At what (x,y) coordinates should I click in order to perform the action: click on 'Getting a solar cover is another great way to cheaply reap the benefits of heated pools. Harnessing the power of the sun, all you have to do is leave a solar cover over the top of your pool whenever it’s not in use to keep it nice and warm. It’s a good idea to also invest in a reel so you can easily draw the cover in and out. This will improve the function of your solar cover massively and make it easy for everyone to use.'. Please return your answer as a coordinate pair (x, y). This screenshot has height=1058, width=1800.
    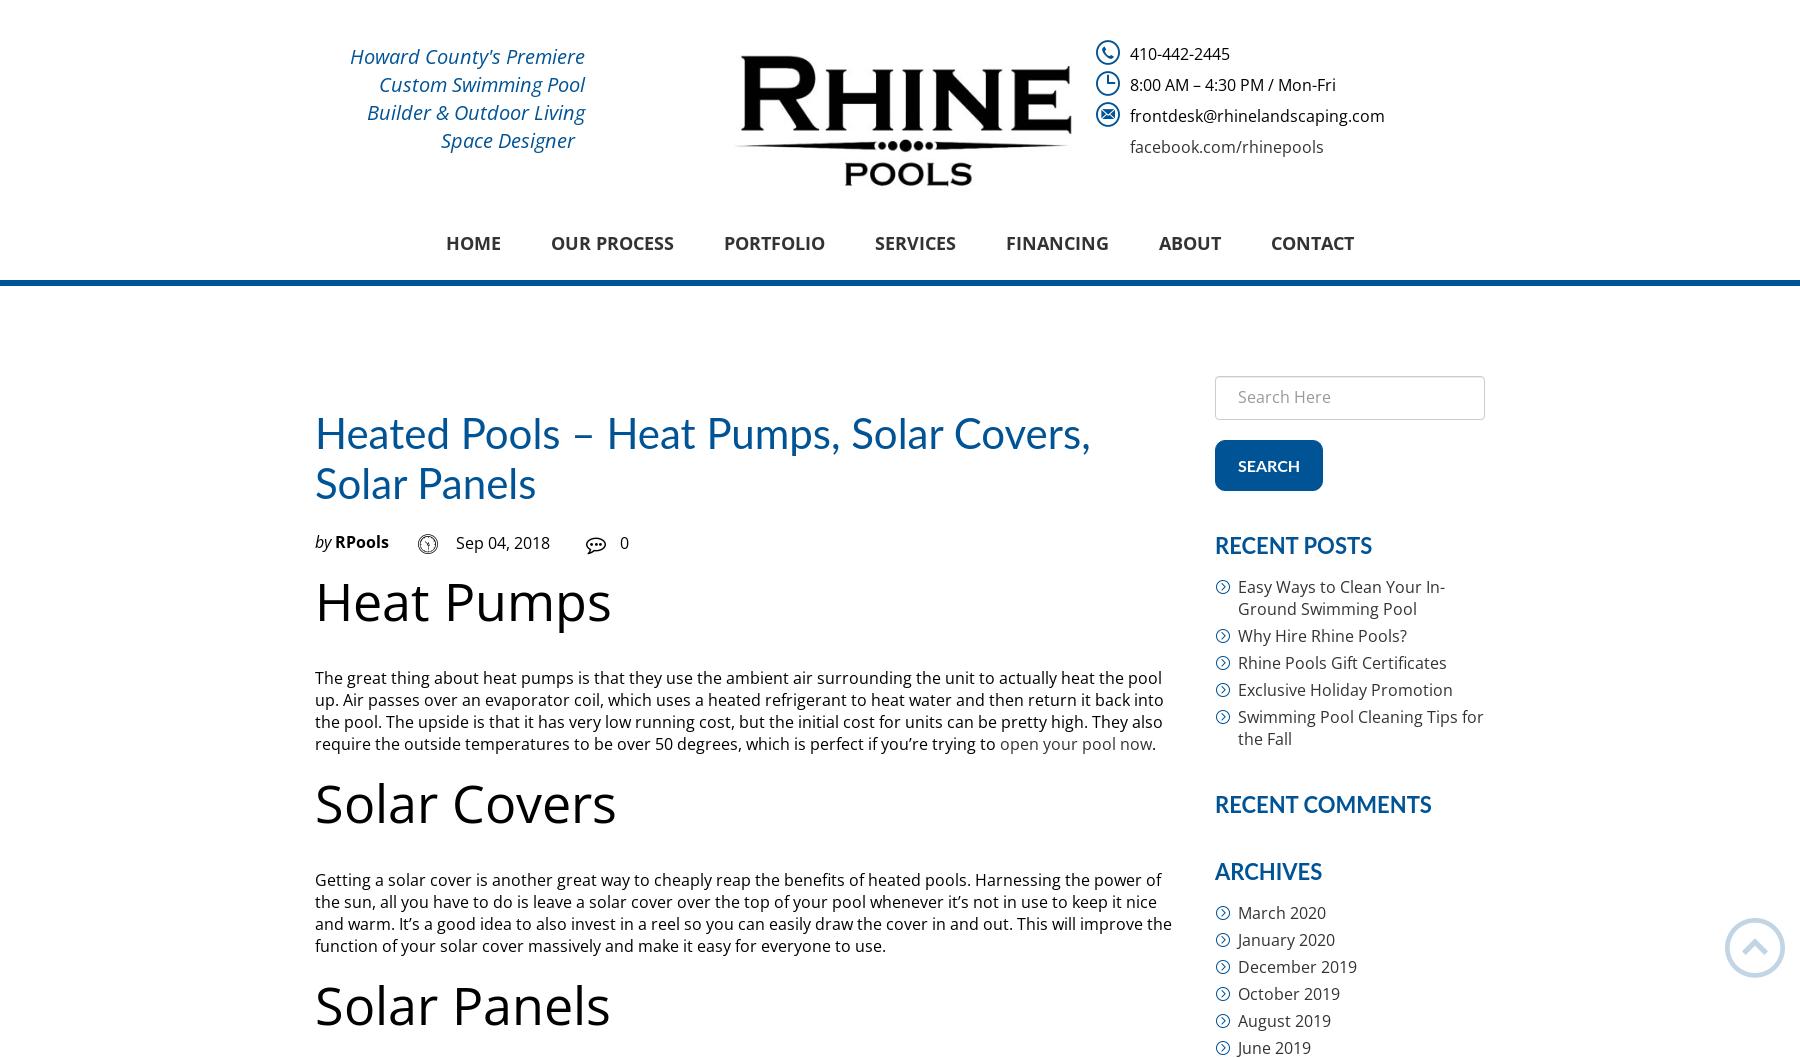
    Looking at the image, I should click on (314, 912).